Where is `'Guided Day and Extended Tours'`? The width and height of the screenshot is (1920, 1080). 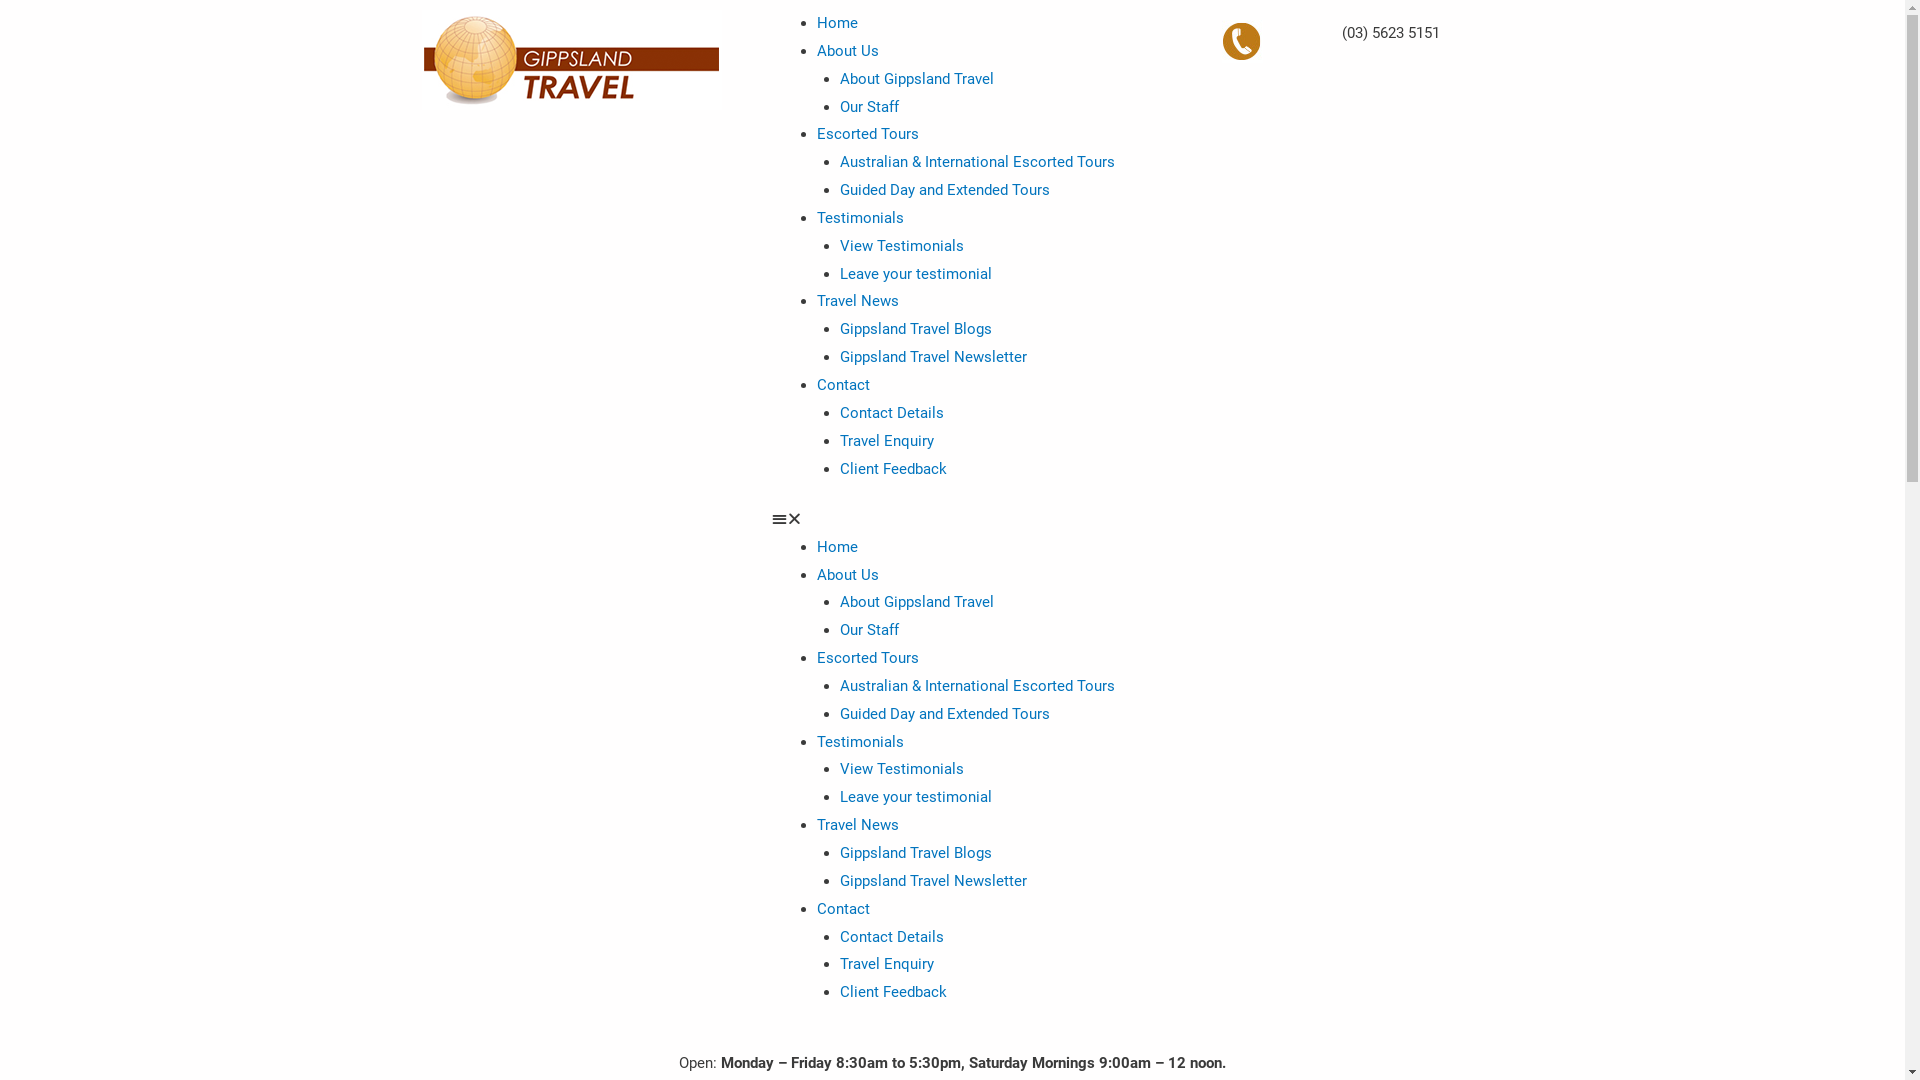
'Guided Day and Extended Tours' is located at coordinates (944, 712).